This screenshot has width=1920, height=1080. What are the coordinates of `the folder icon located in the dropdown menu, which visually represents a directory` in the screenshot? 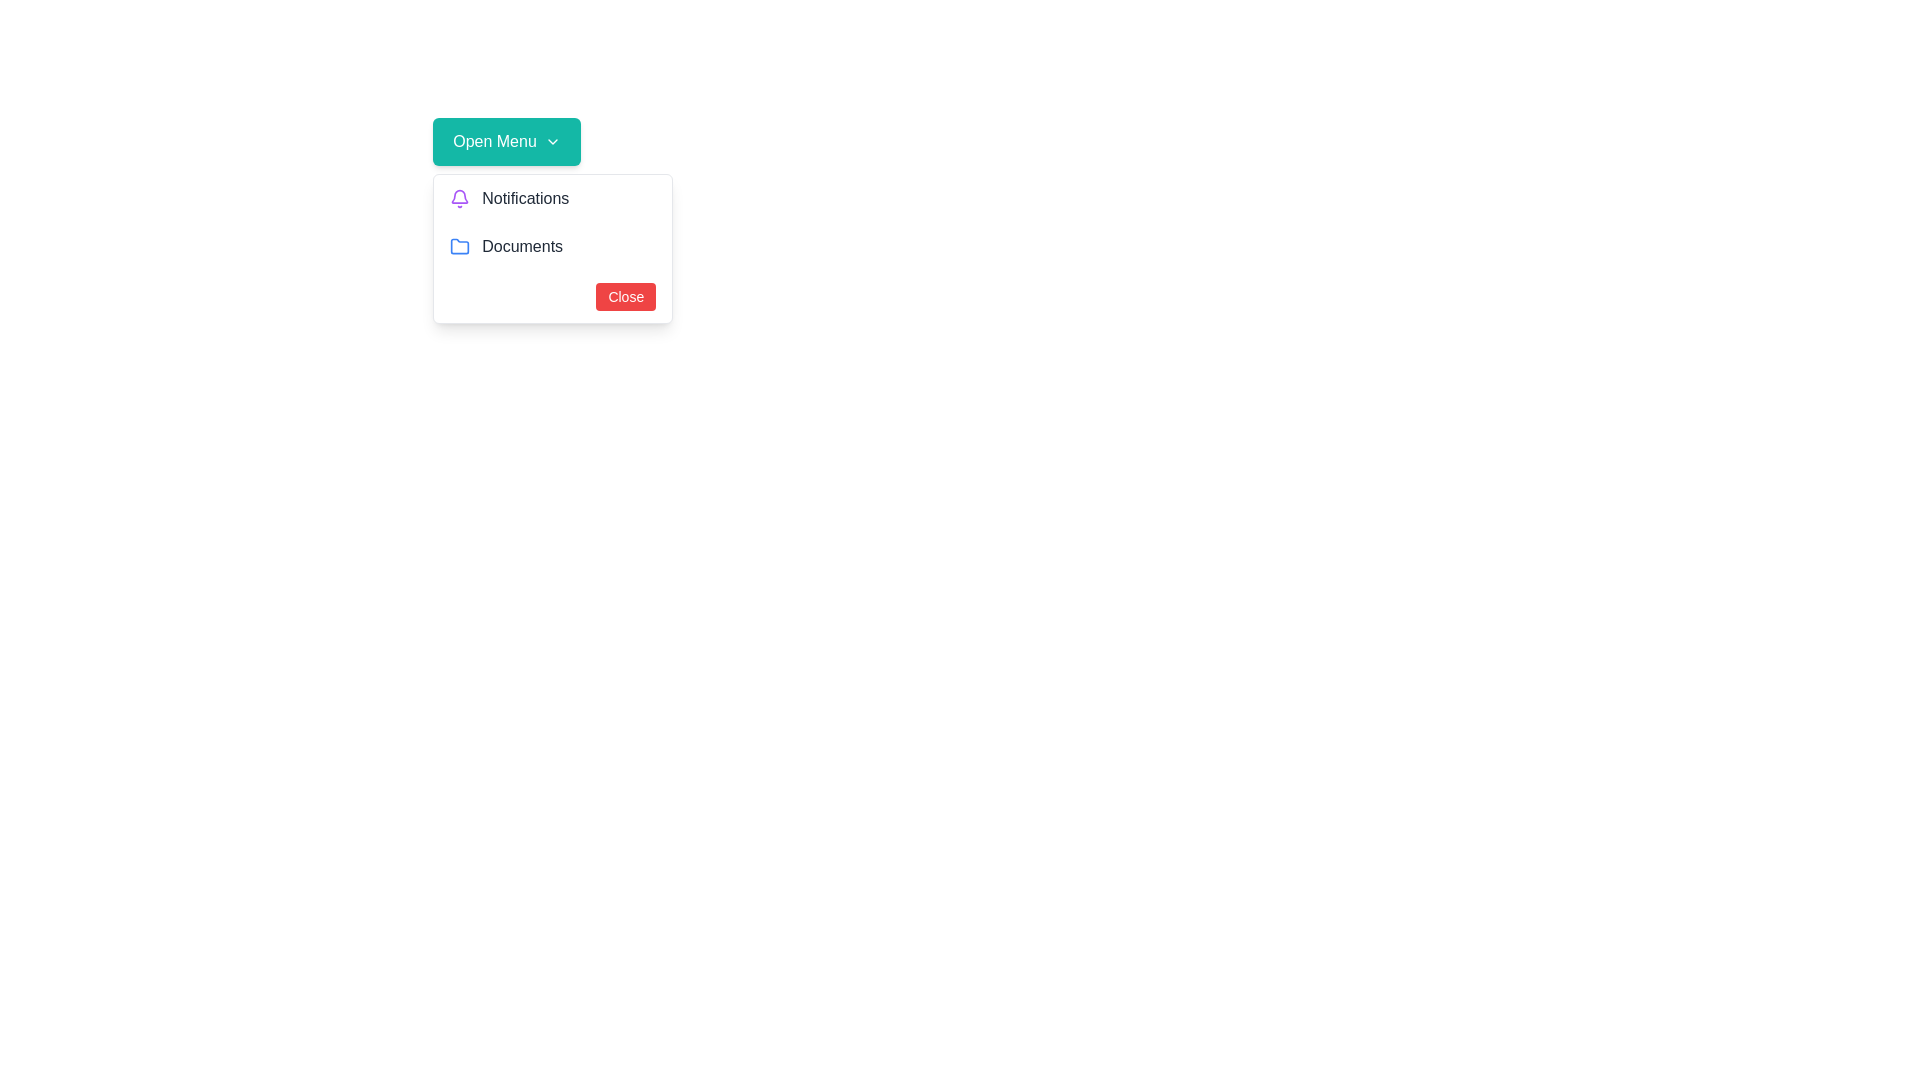 It's located at (459, 245).